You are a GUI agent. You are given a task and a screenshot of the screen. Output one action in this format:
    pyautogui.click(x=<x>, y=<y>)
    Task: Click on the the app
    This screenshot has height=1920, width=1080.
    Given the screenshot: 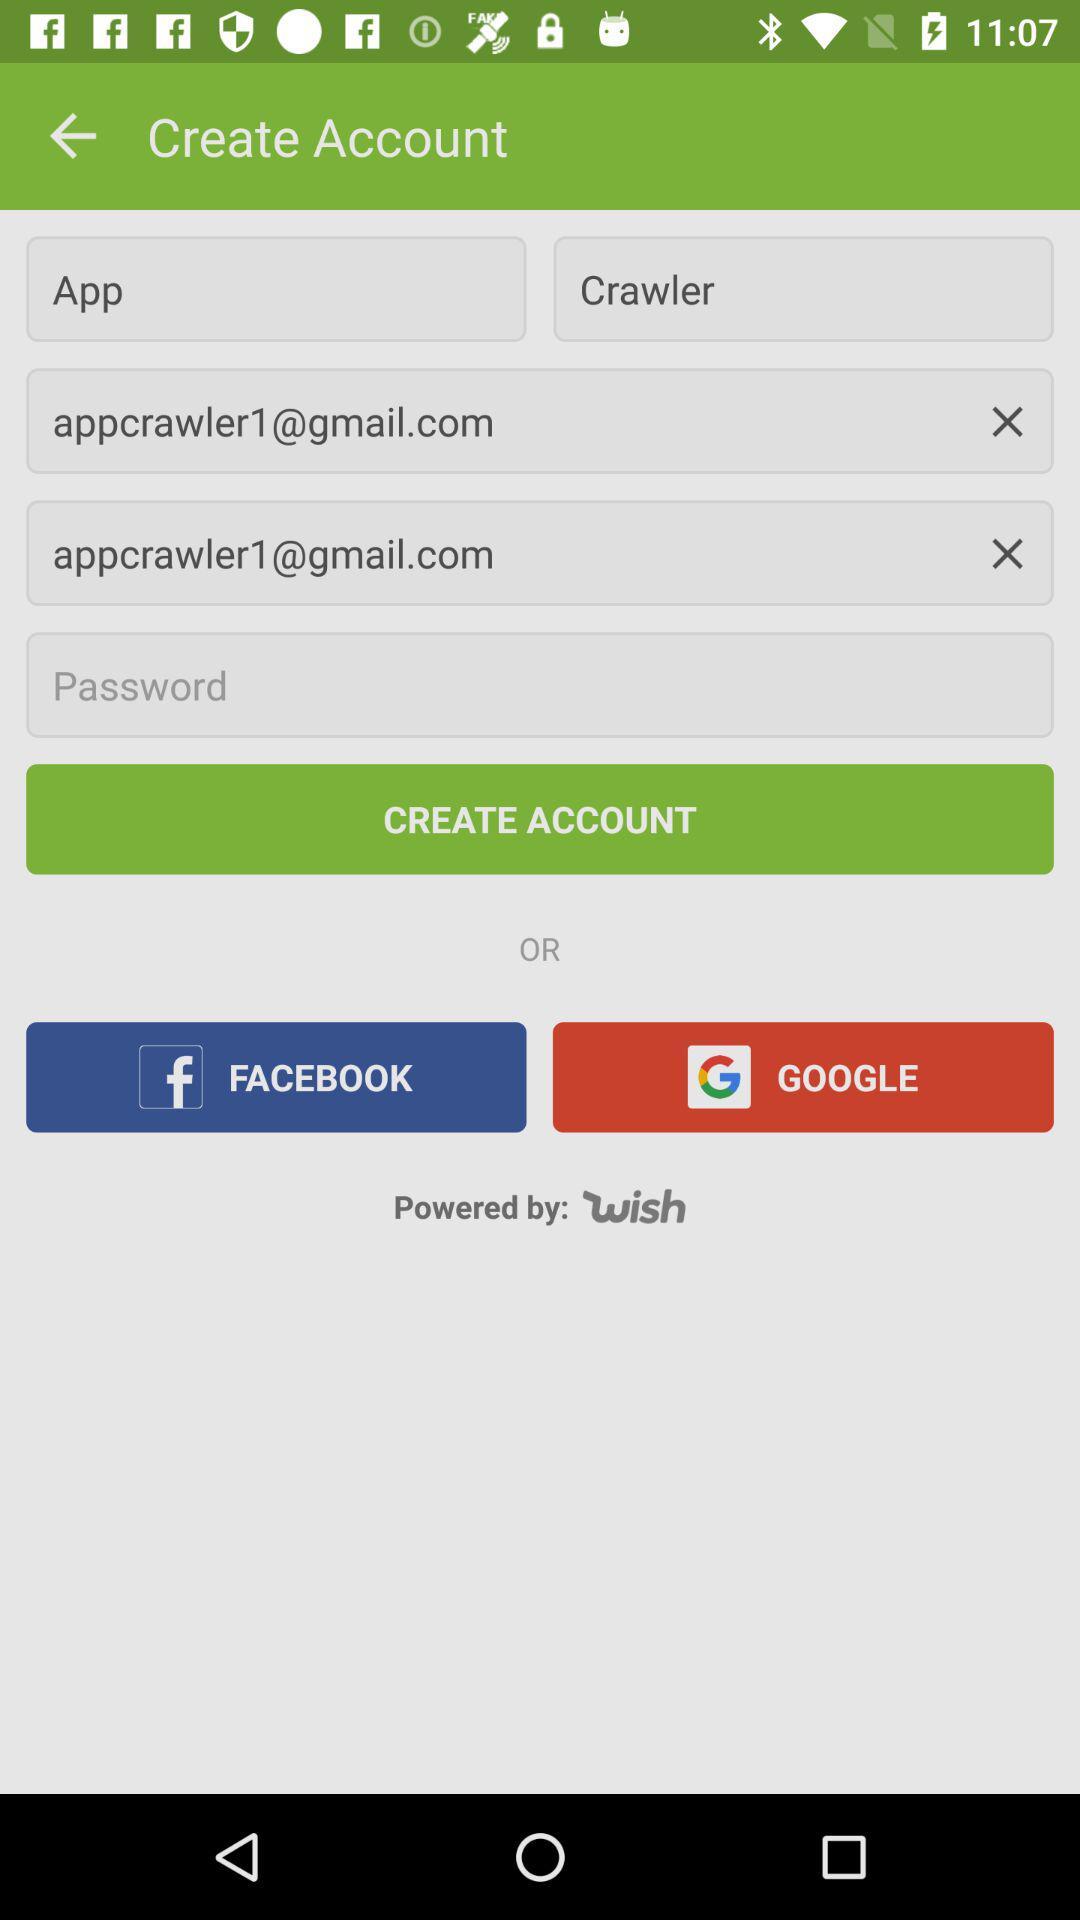 What is the action you would take?
    pyautogui.click(x=276, y=288)
    